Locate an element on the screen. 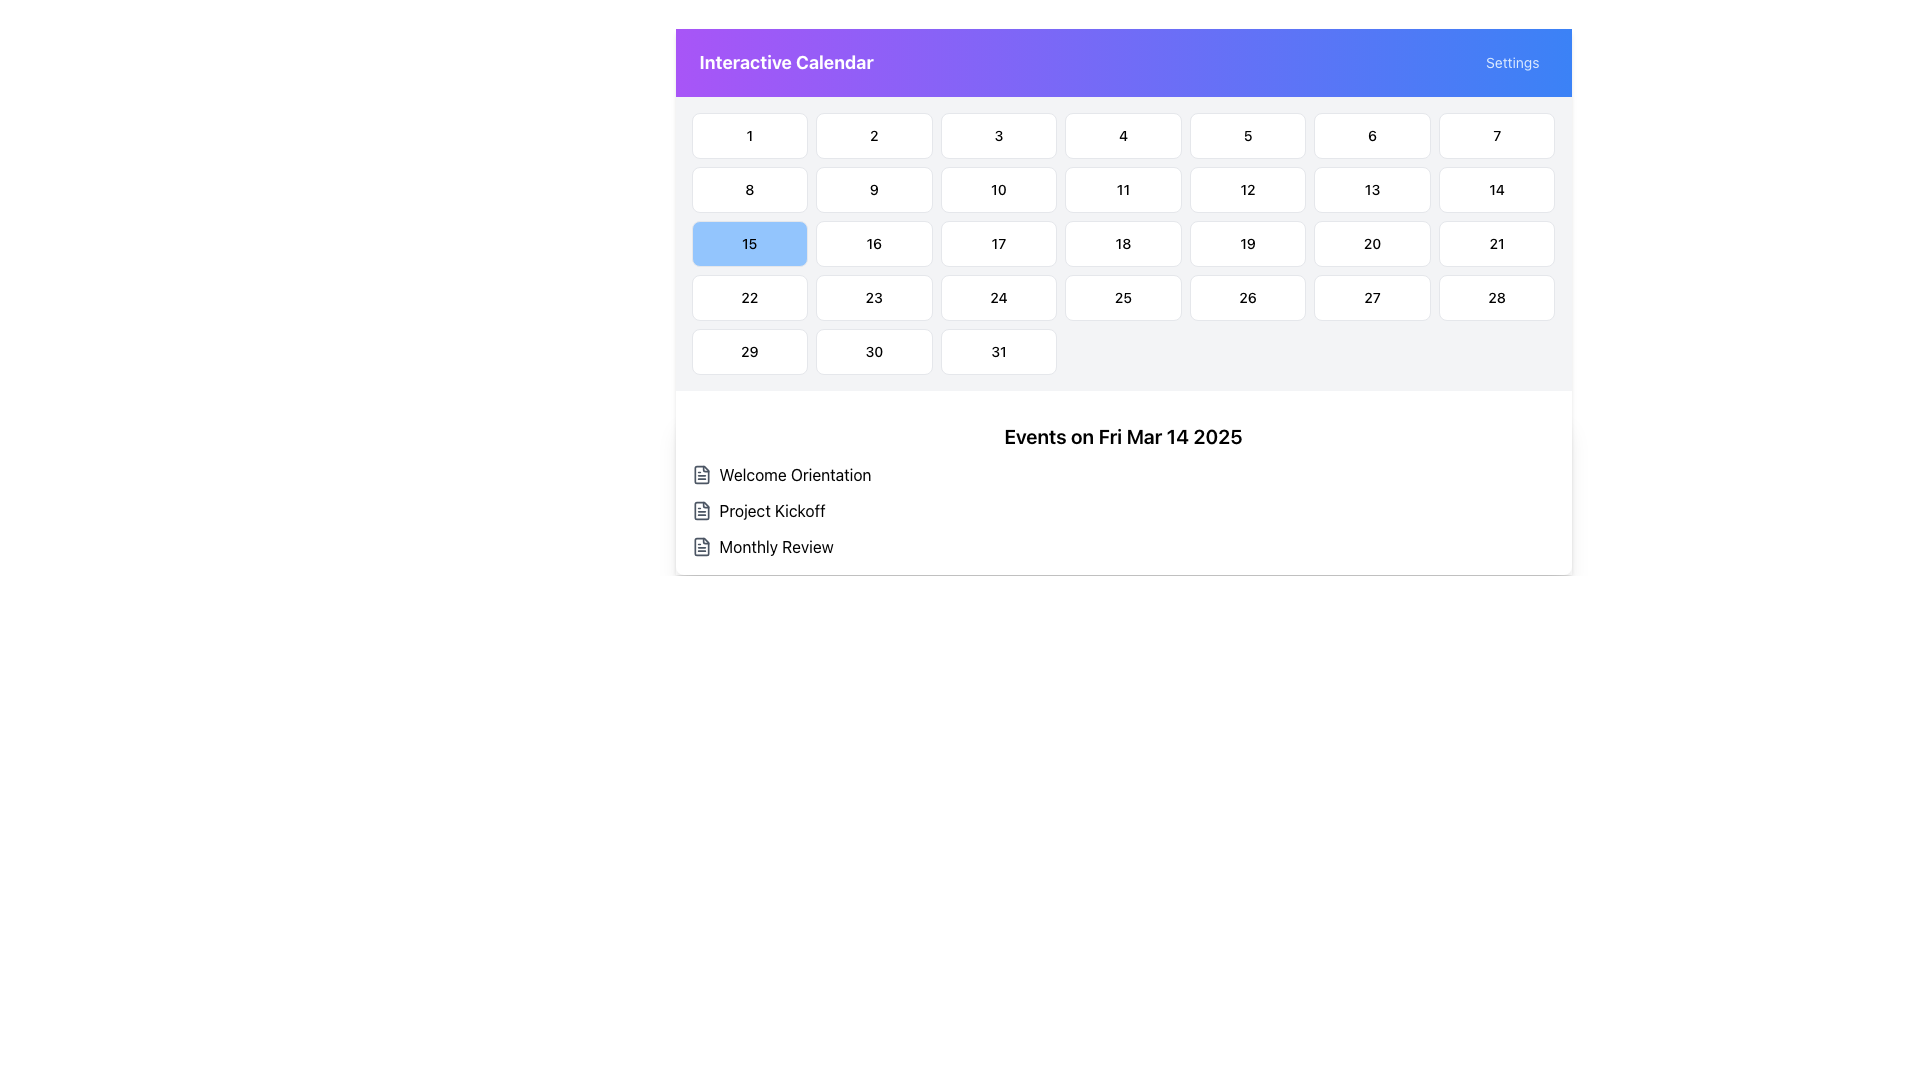 Image resolution: width=1920 pixels, height=1080 pixels. the static text element displaying '1' in bold font, located in the top-left cell of the calendar grid is located at coordinates (748, 135).